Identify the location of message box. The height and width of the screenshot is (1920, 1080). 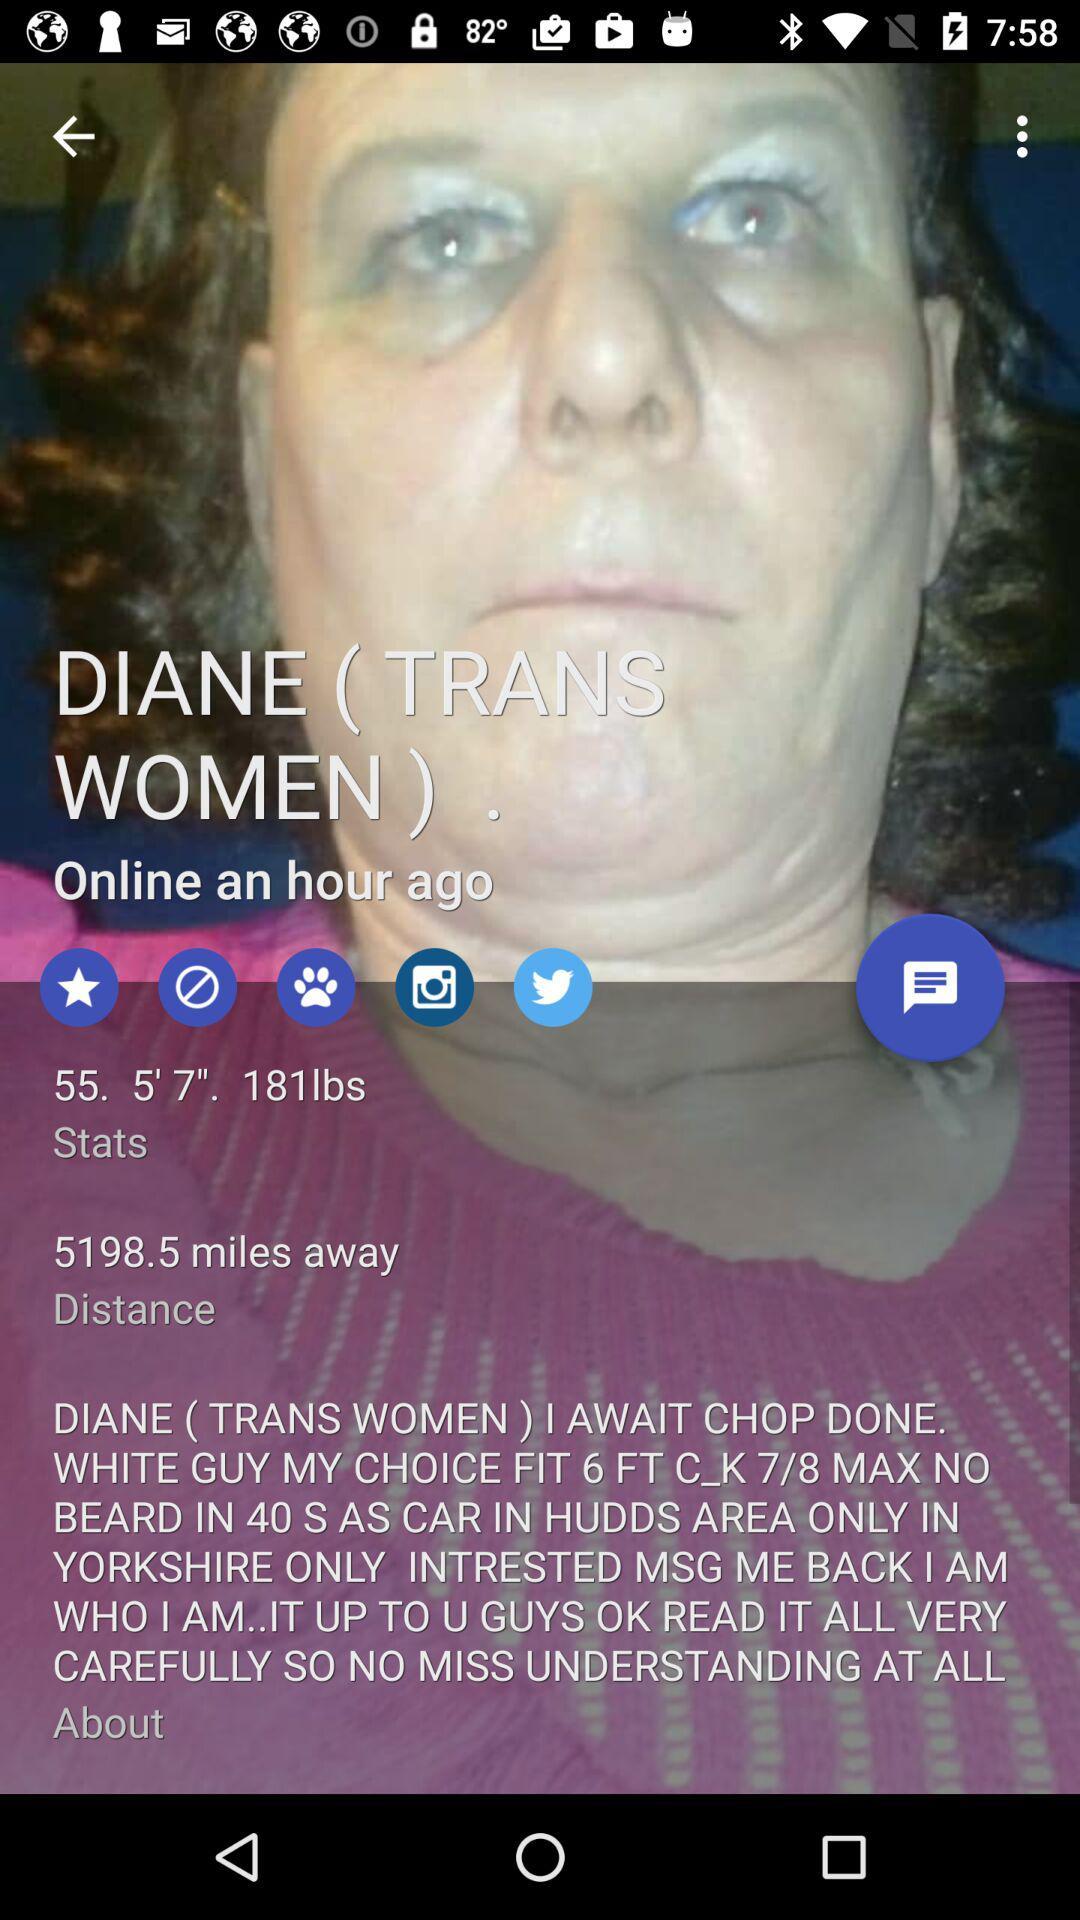
(930, 995).